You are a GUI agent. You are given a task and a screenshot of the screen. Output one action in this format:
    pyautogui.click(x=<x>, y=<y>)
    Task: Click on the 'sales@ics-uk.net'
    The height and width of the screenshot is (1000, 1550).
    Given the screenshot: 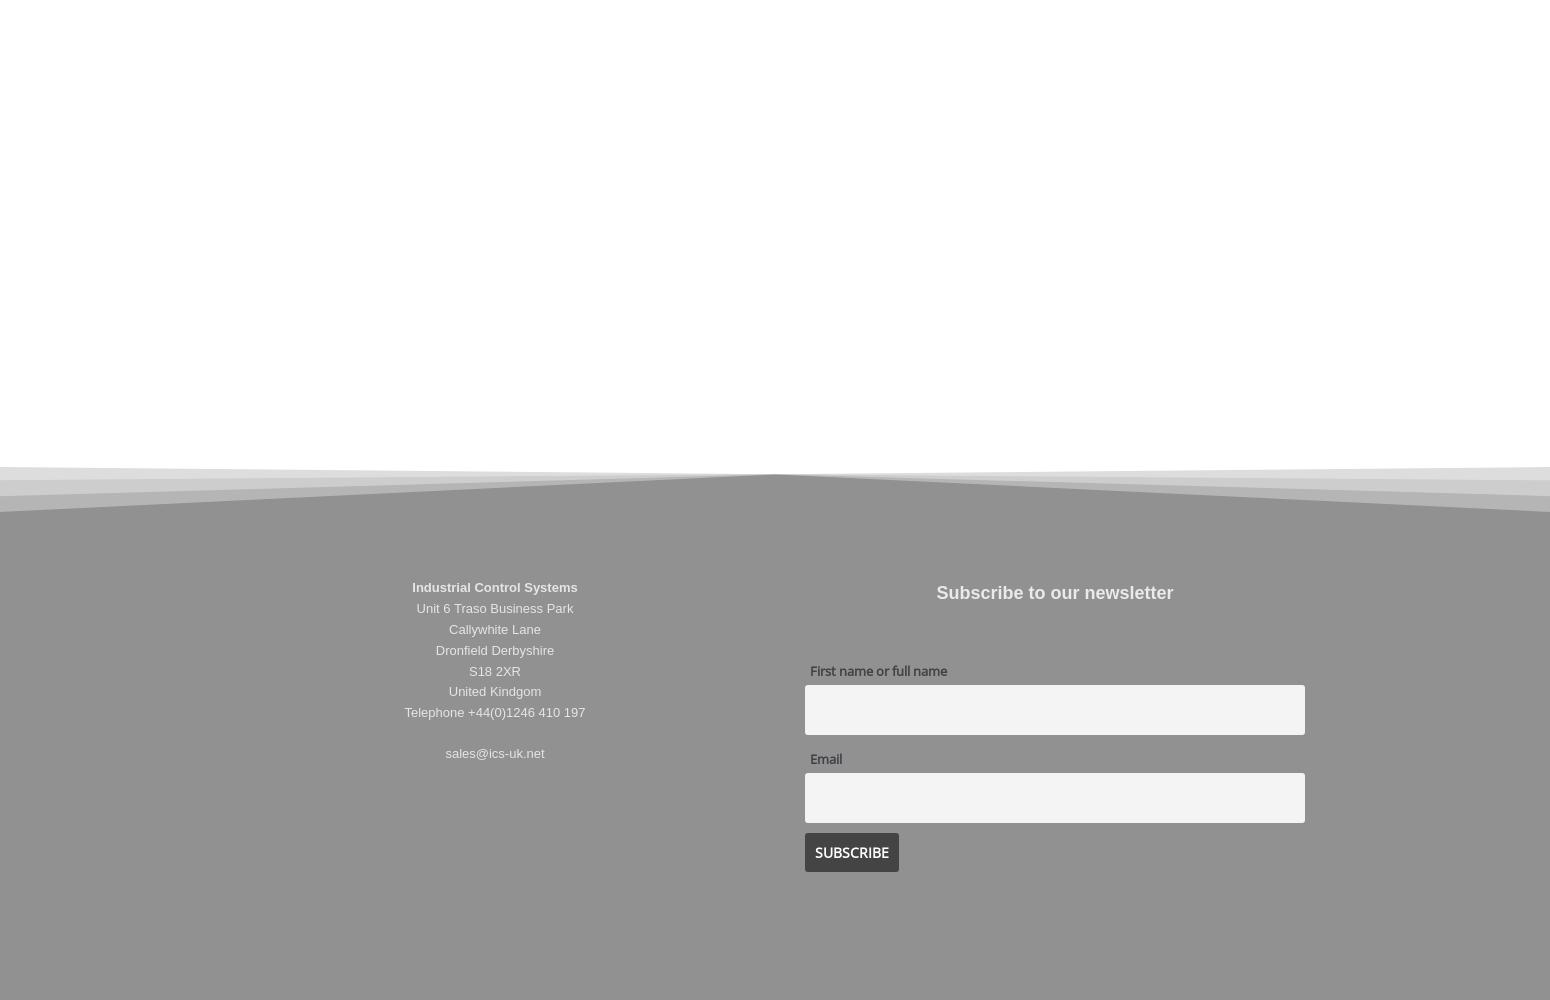 What is the action you would take?
    pyautogui.click(x=493, y=753)
    